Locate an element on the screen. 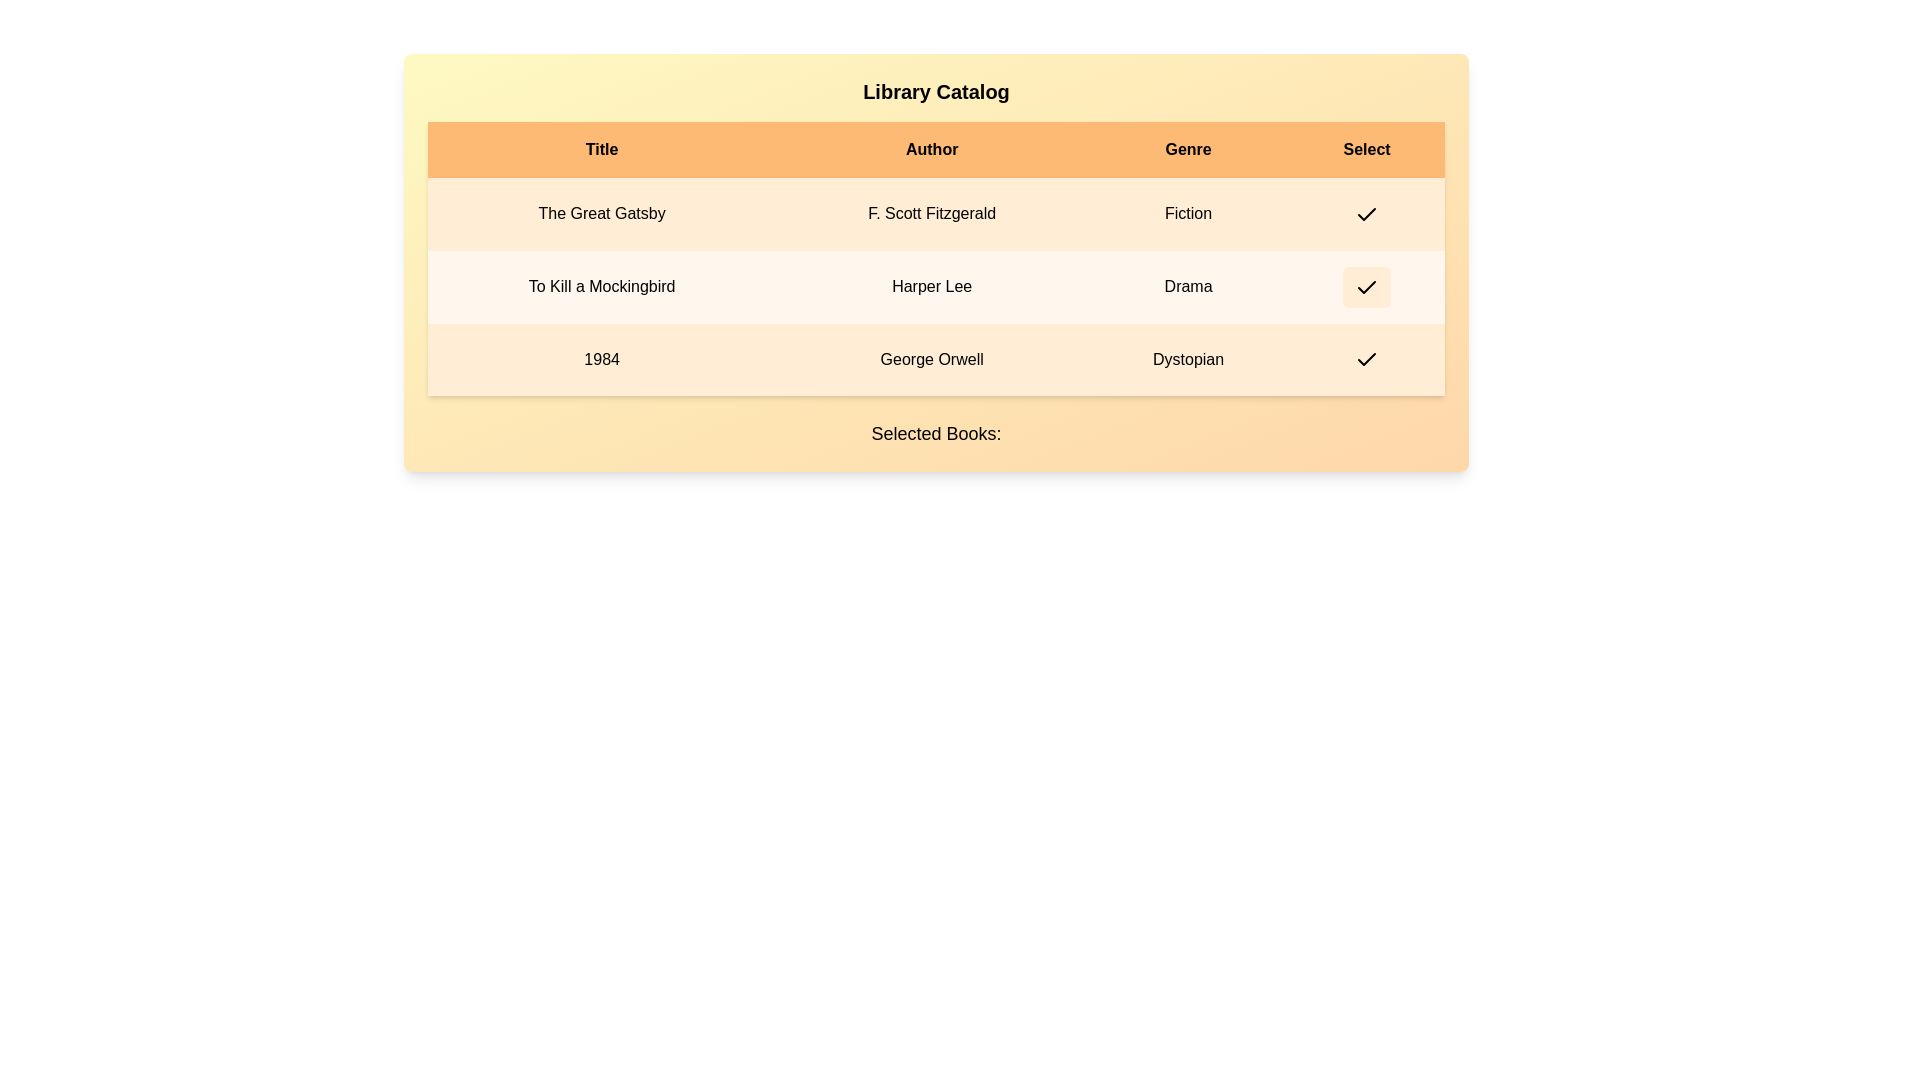  the check mark icon located in the 'Select' column of the table corresponding to 'To Kill a Mockingbird' for its selection status is located at coordinates (1366, 287).